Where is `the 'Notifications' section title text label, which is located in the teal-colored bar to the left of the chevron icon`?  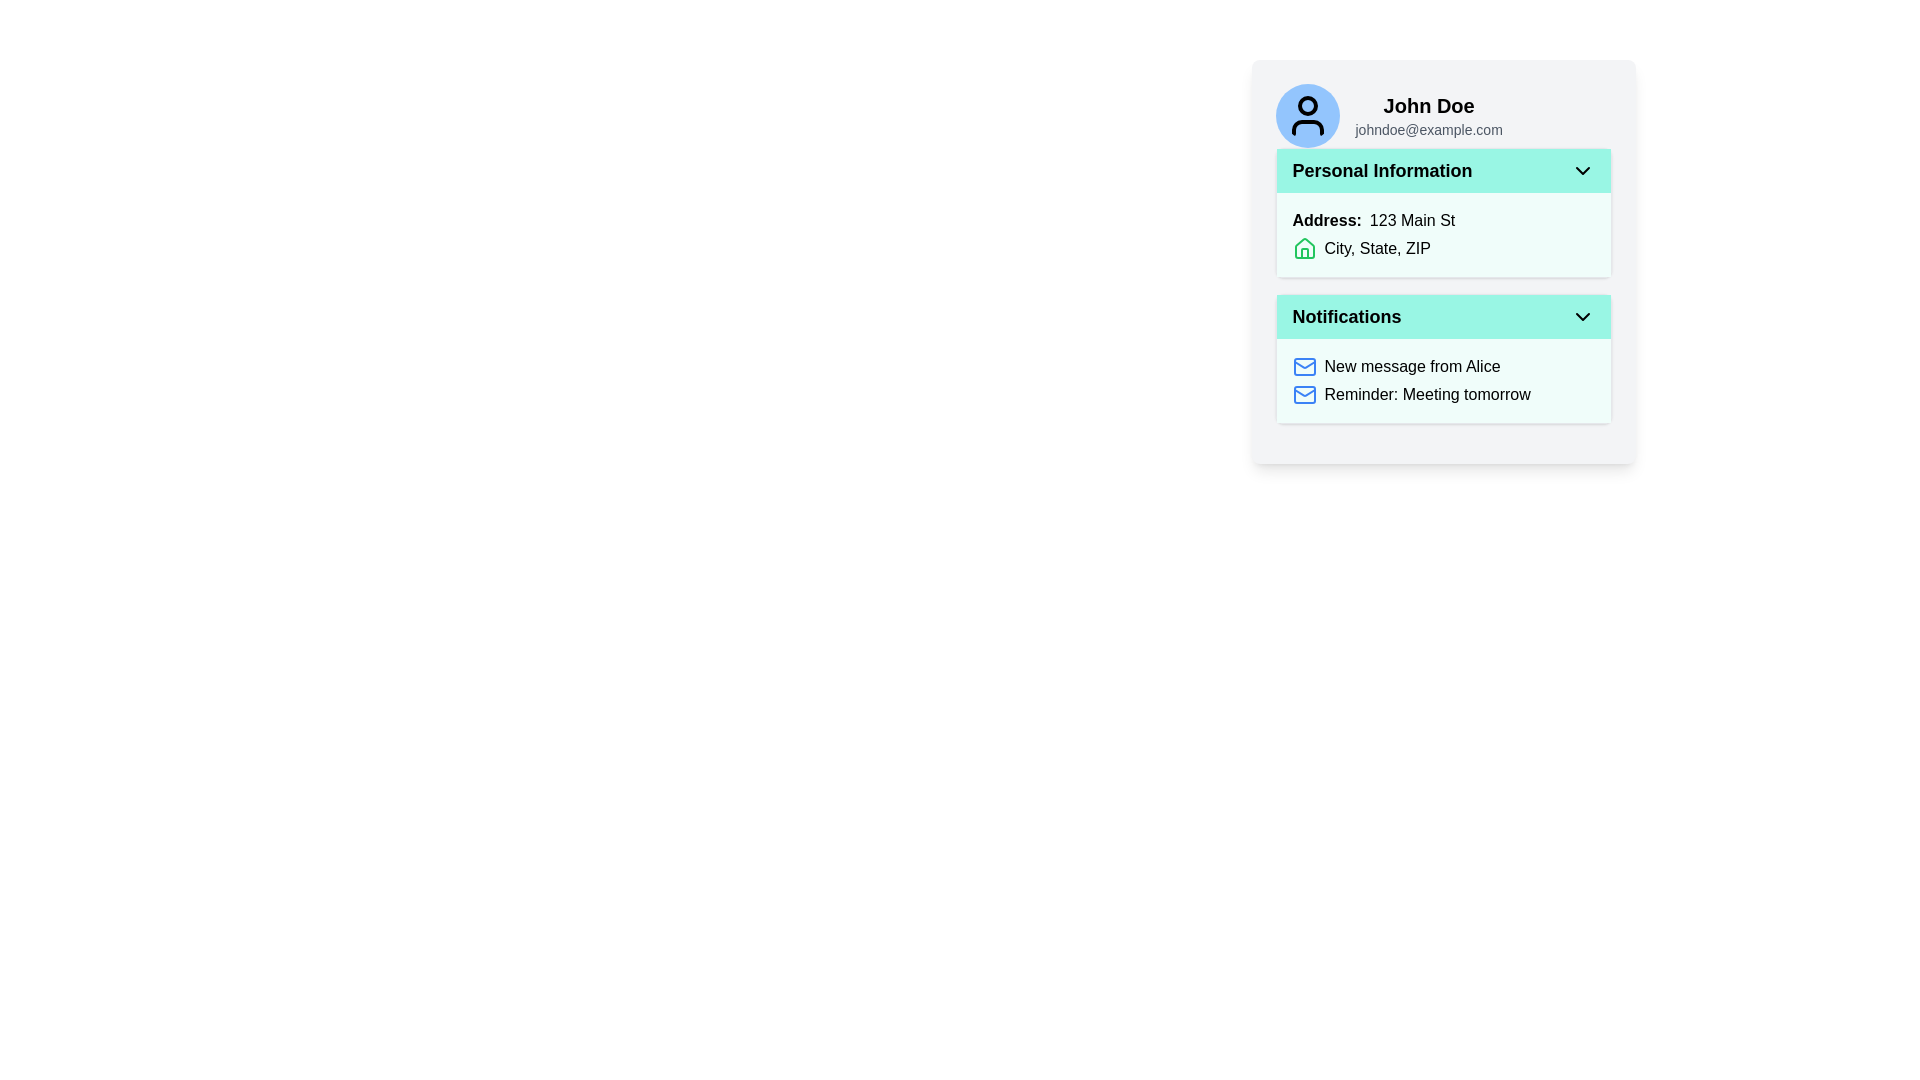 the 'Notifications' section title text label, which is located in the teal-colored bar to the left of the chevron icon is located at coordinates (1347, 315).